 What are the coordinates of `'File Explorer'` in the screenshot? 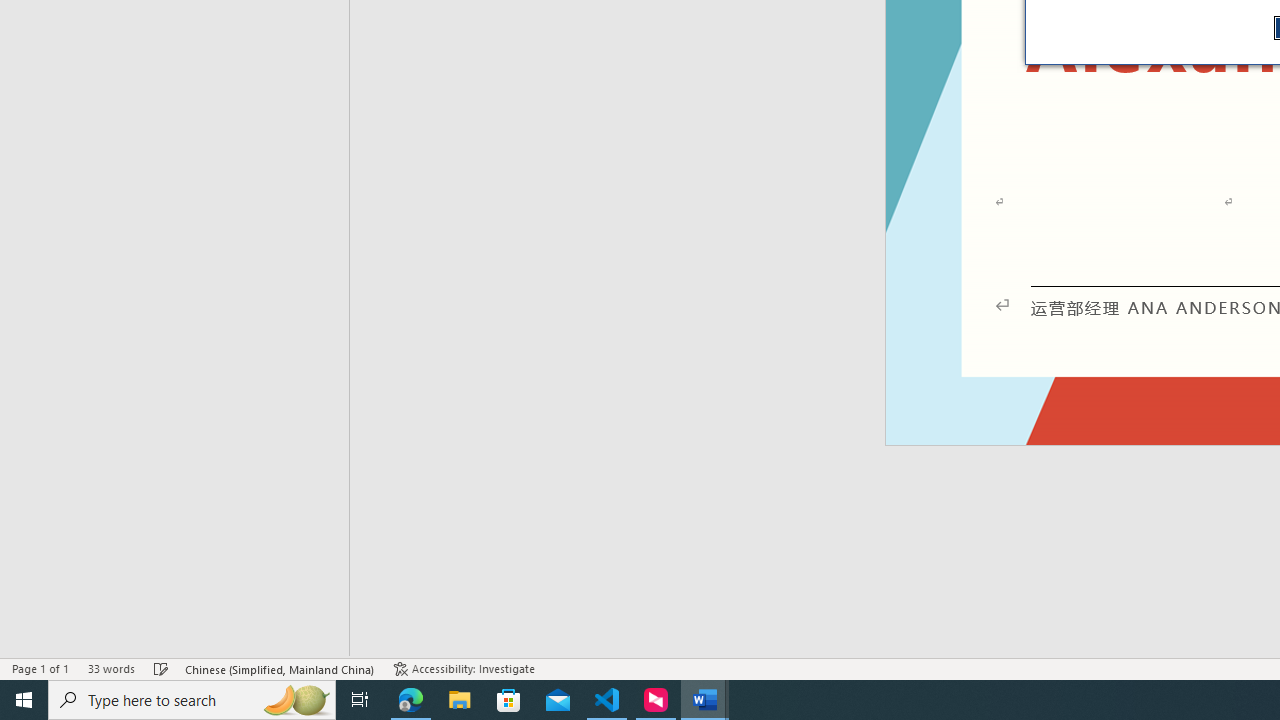 It's located at (459, 698).